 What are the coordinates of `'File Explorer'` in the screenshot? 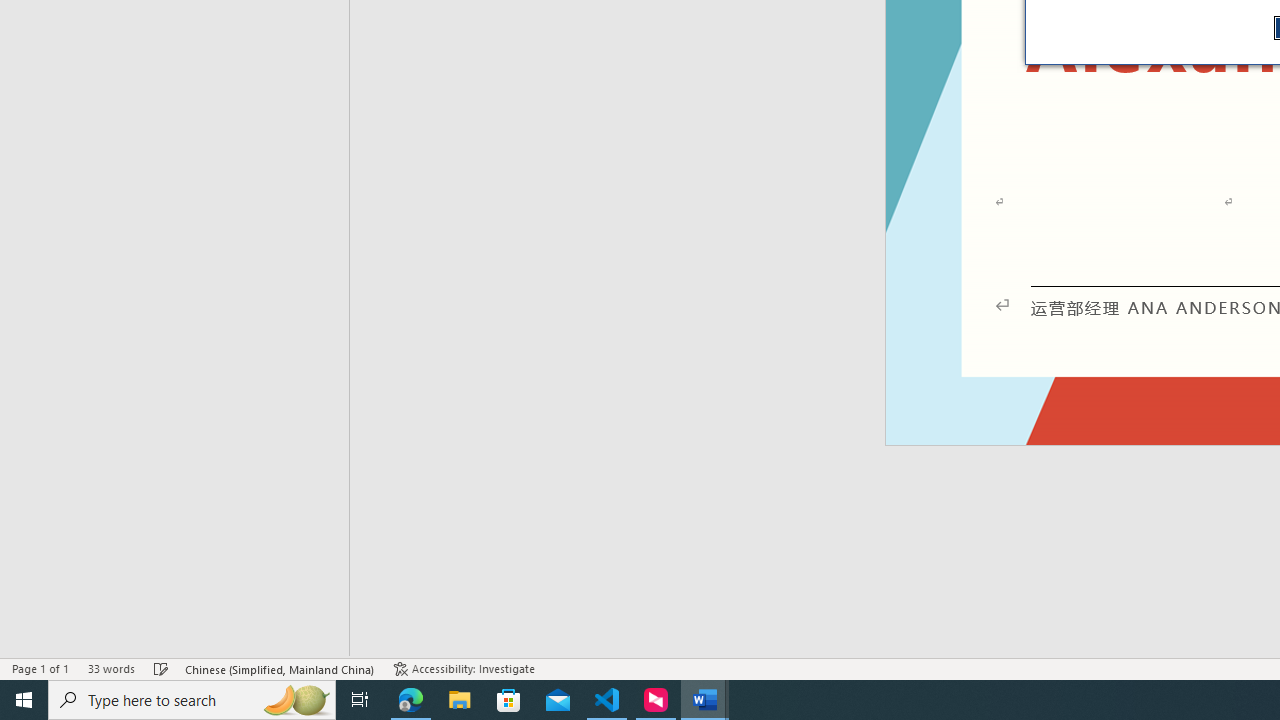 It's located at (459, 698).